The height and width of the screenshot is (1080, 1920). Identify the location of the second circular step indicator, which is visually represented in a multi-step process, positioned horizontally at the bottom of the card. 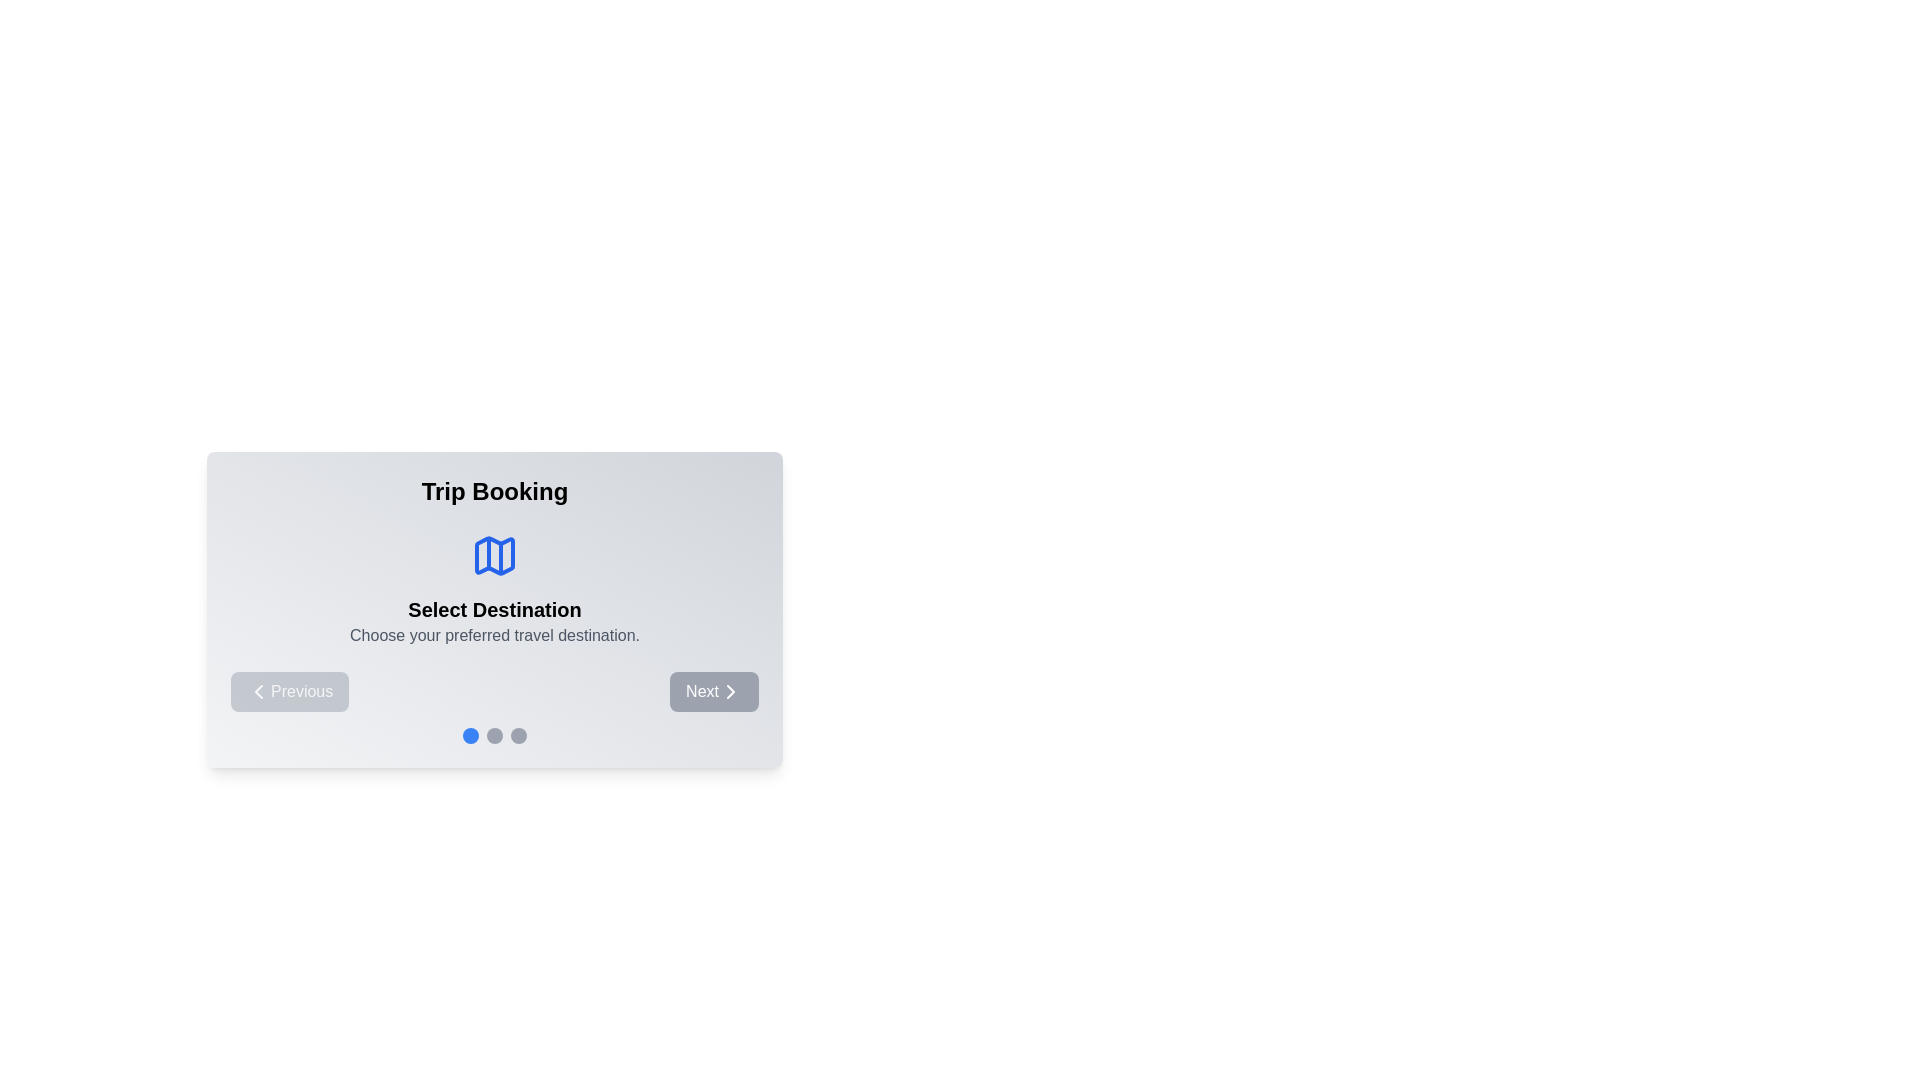
(494, 736).